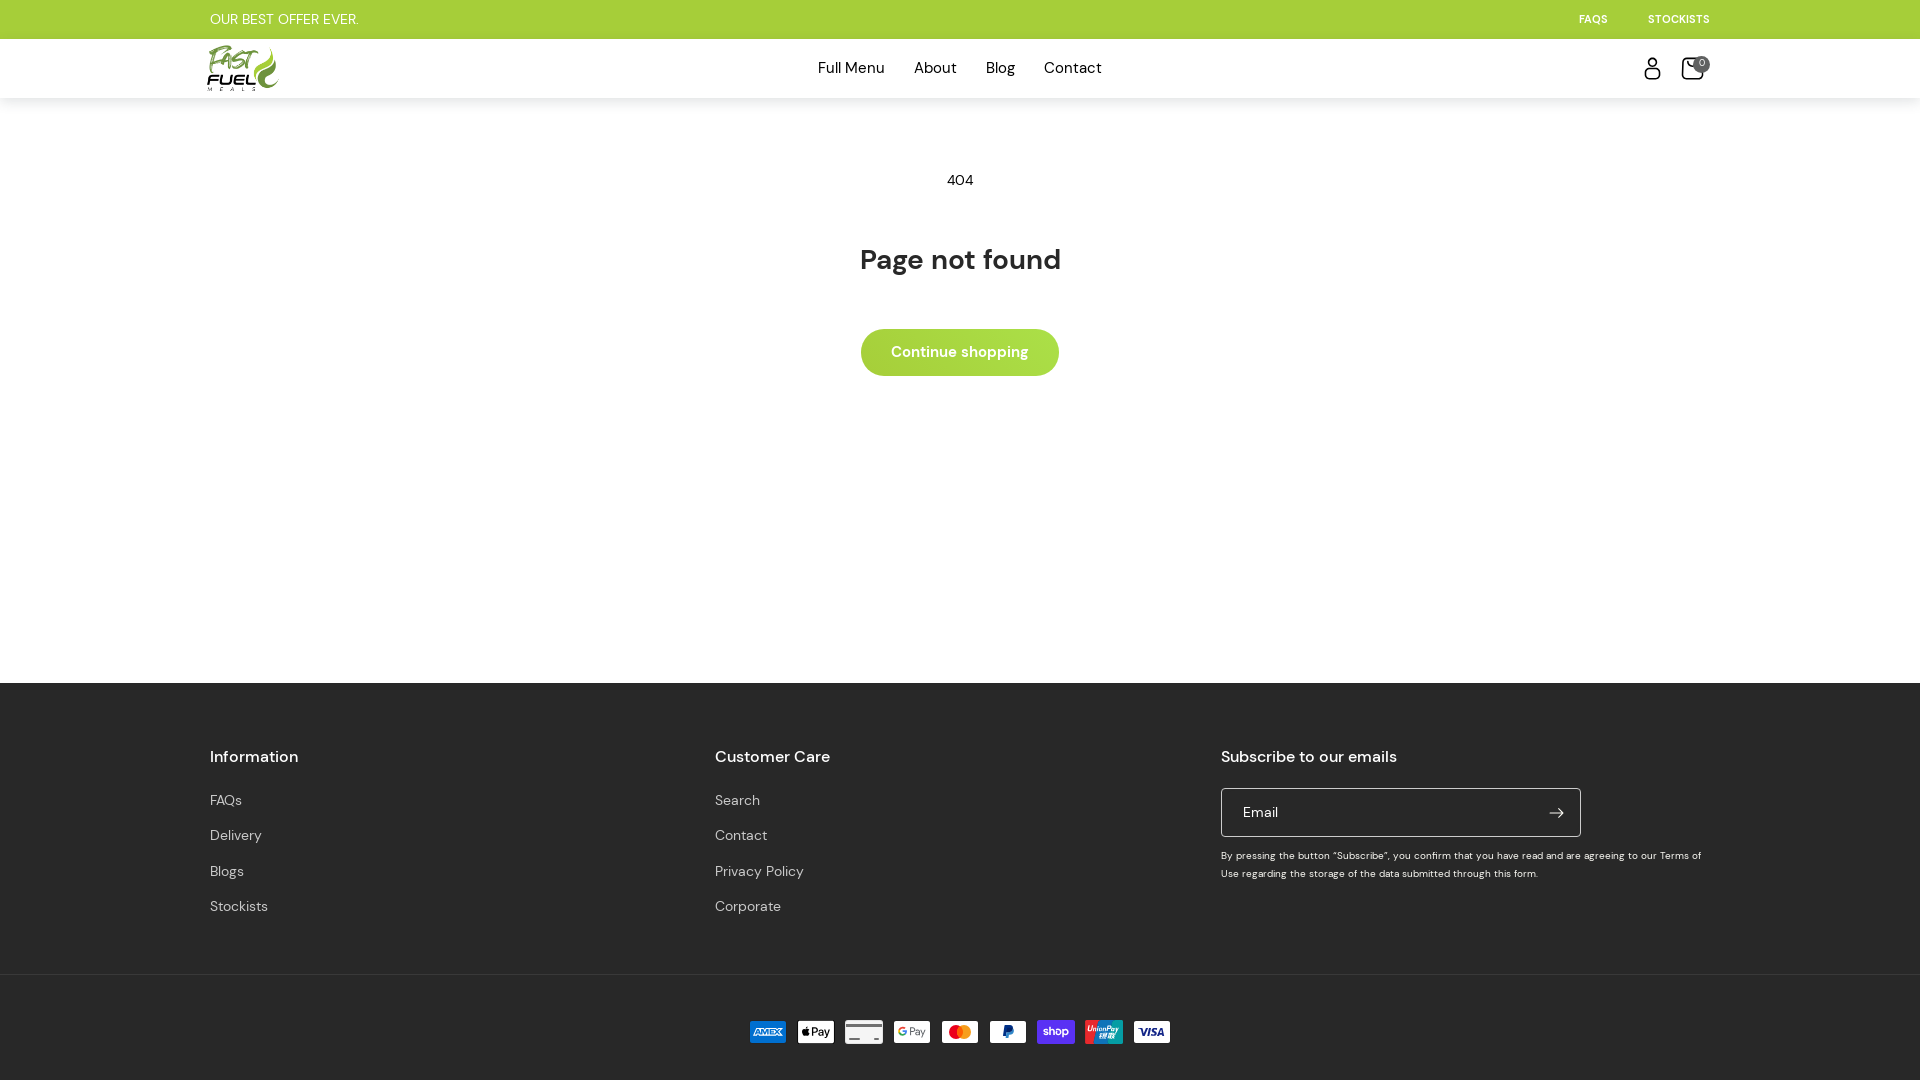 The image size is (1920, 1080). Describe the element at coordinates (1592, 19) in the screenshot. I see `'FAQS'` at that location.